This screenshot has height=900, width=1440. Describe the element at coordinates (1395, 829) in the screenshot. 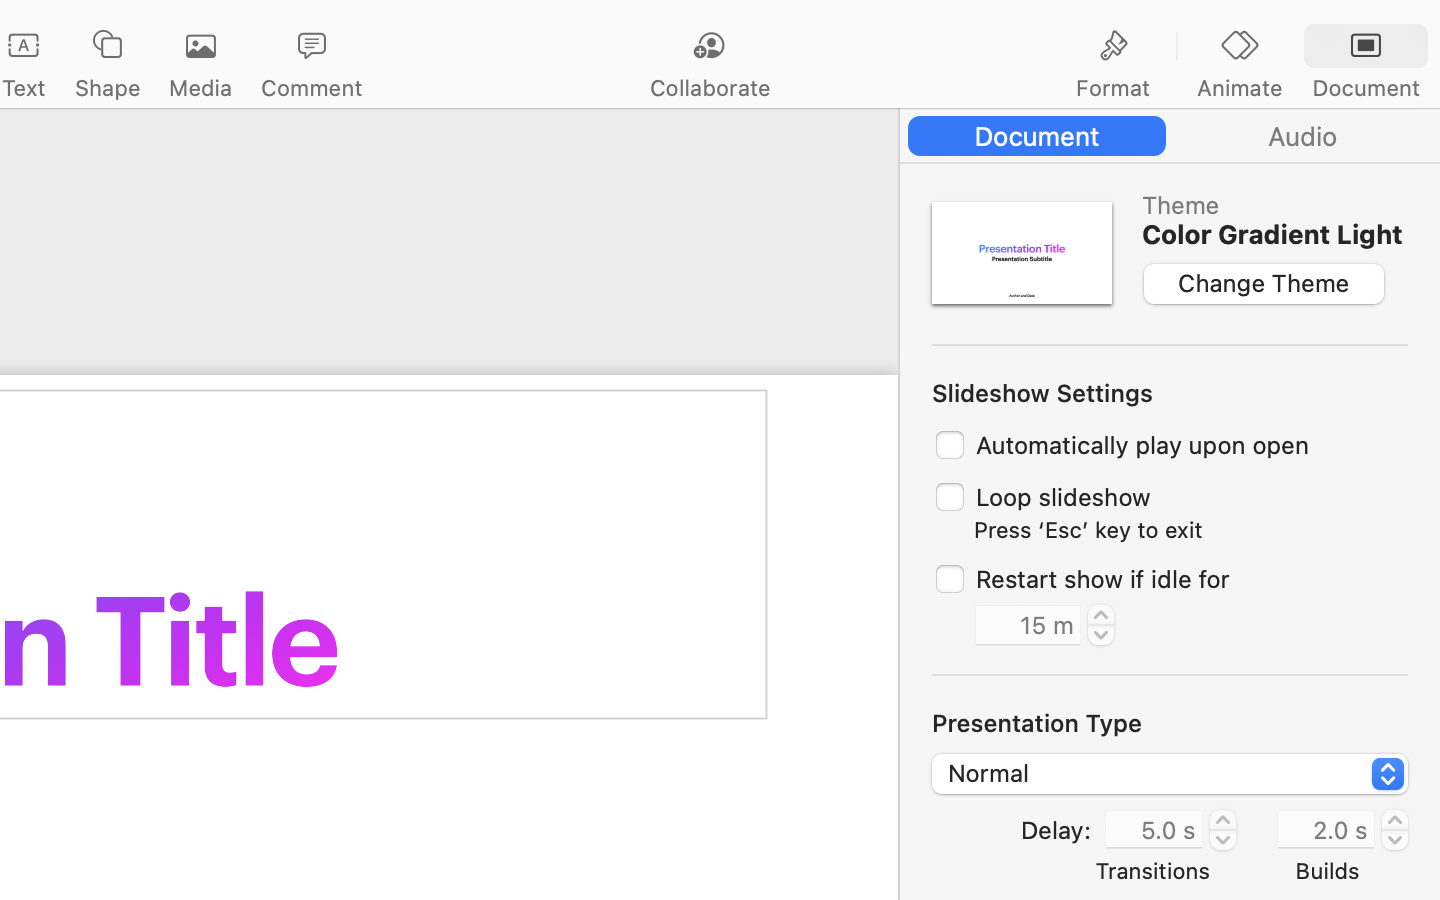

I see `'2.0'` at that location.